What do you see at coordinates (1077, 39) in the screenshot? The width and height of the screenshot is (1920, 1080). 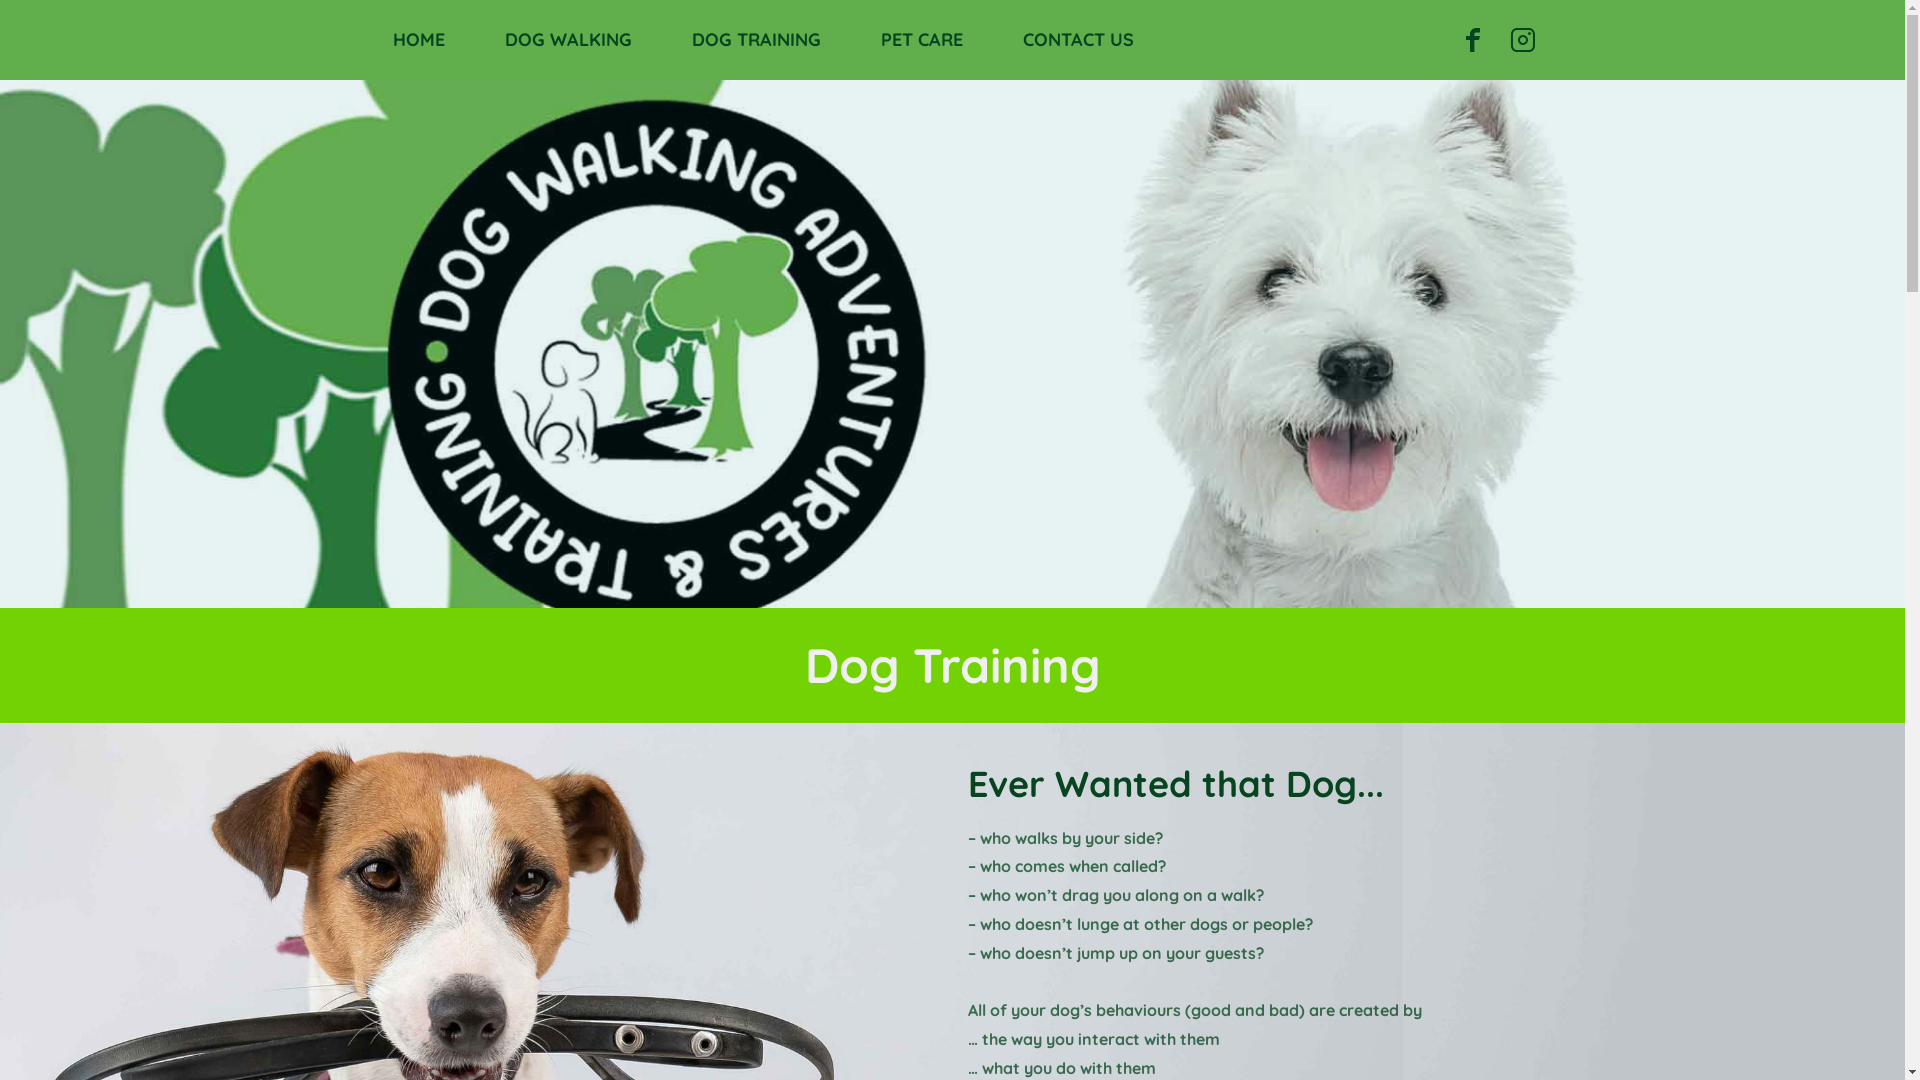 I see `'CONTACT US'` at bounding box center [1077, 39].